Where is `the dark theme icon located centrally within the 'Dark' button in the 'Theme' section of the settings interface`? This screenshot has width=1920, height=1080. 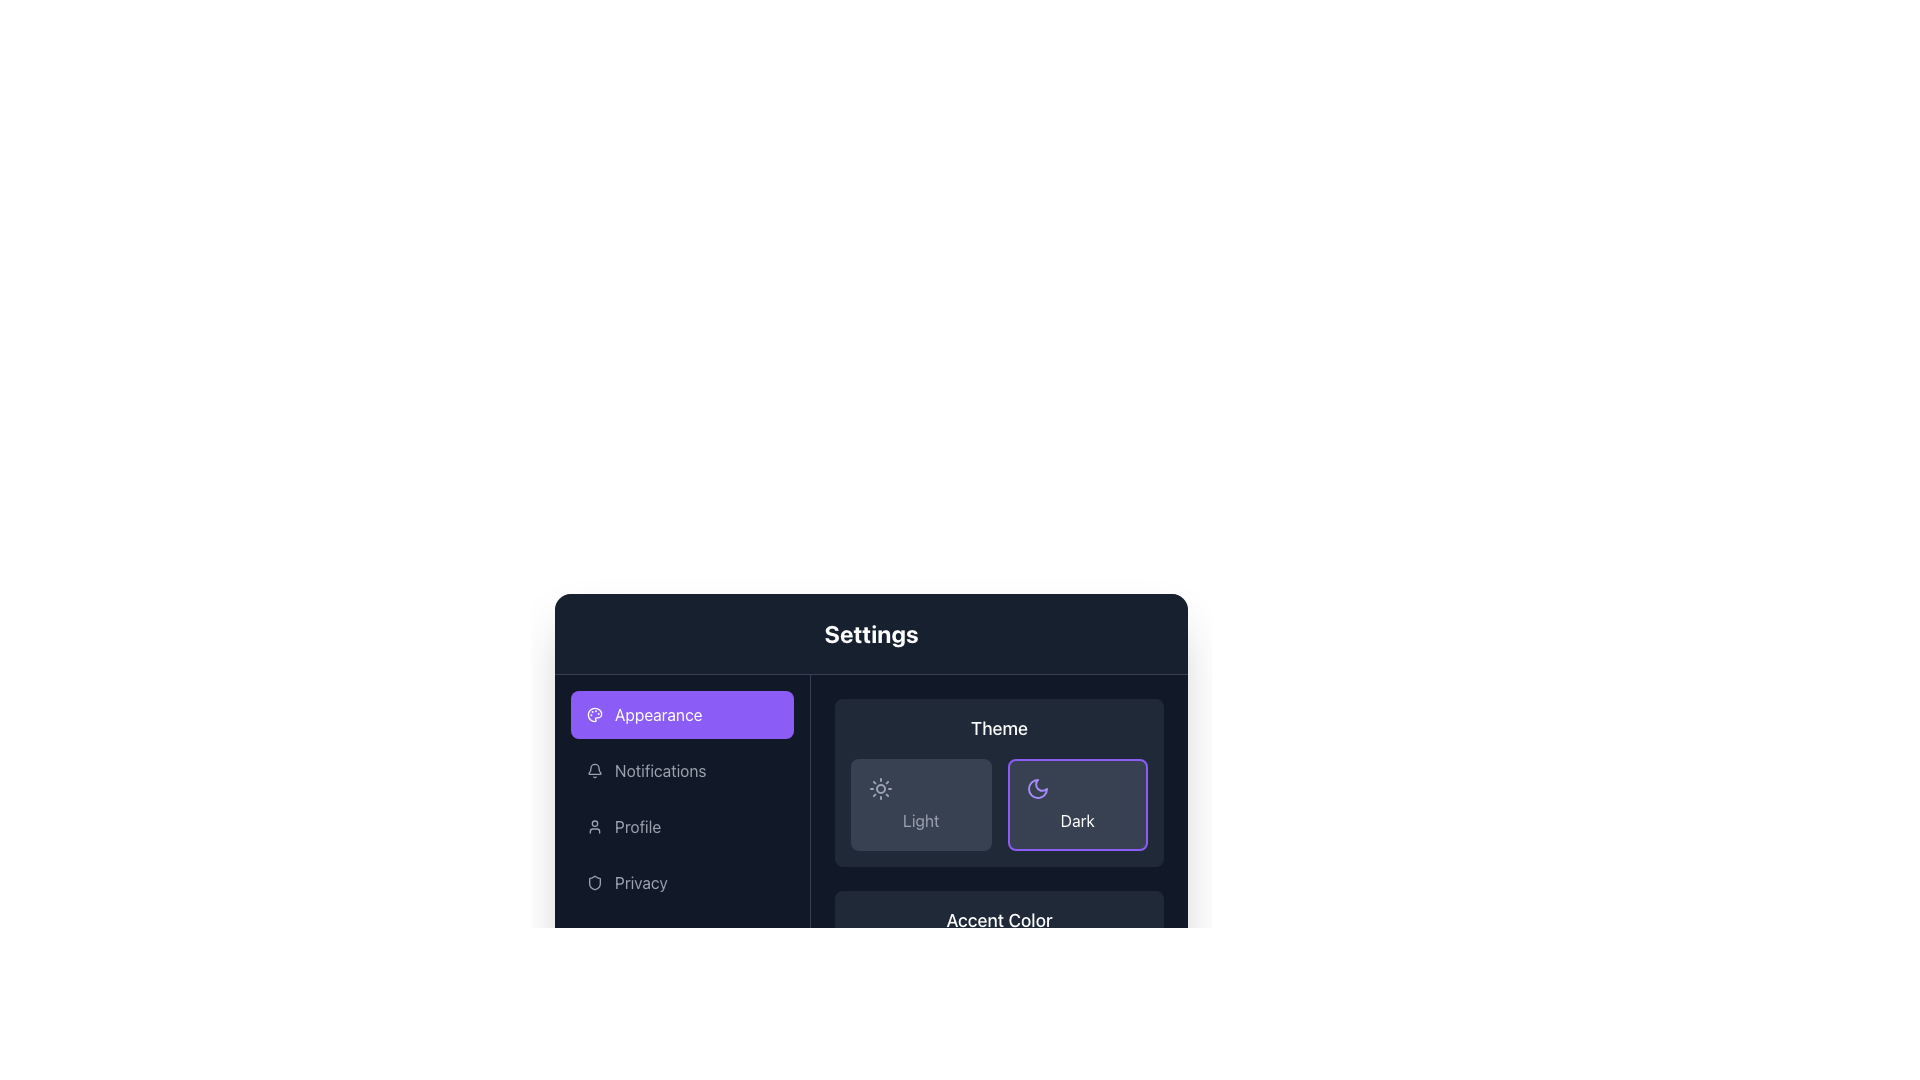 the dark theme icon located centrally within the 'Dark' button in the 'Theme' section of the settings interface is located at coordinates (1037, 788).